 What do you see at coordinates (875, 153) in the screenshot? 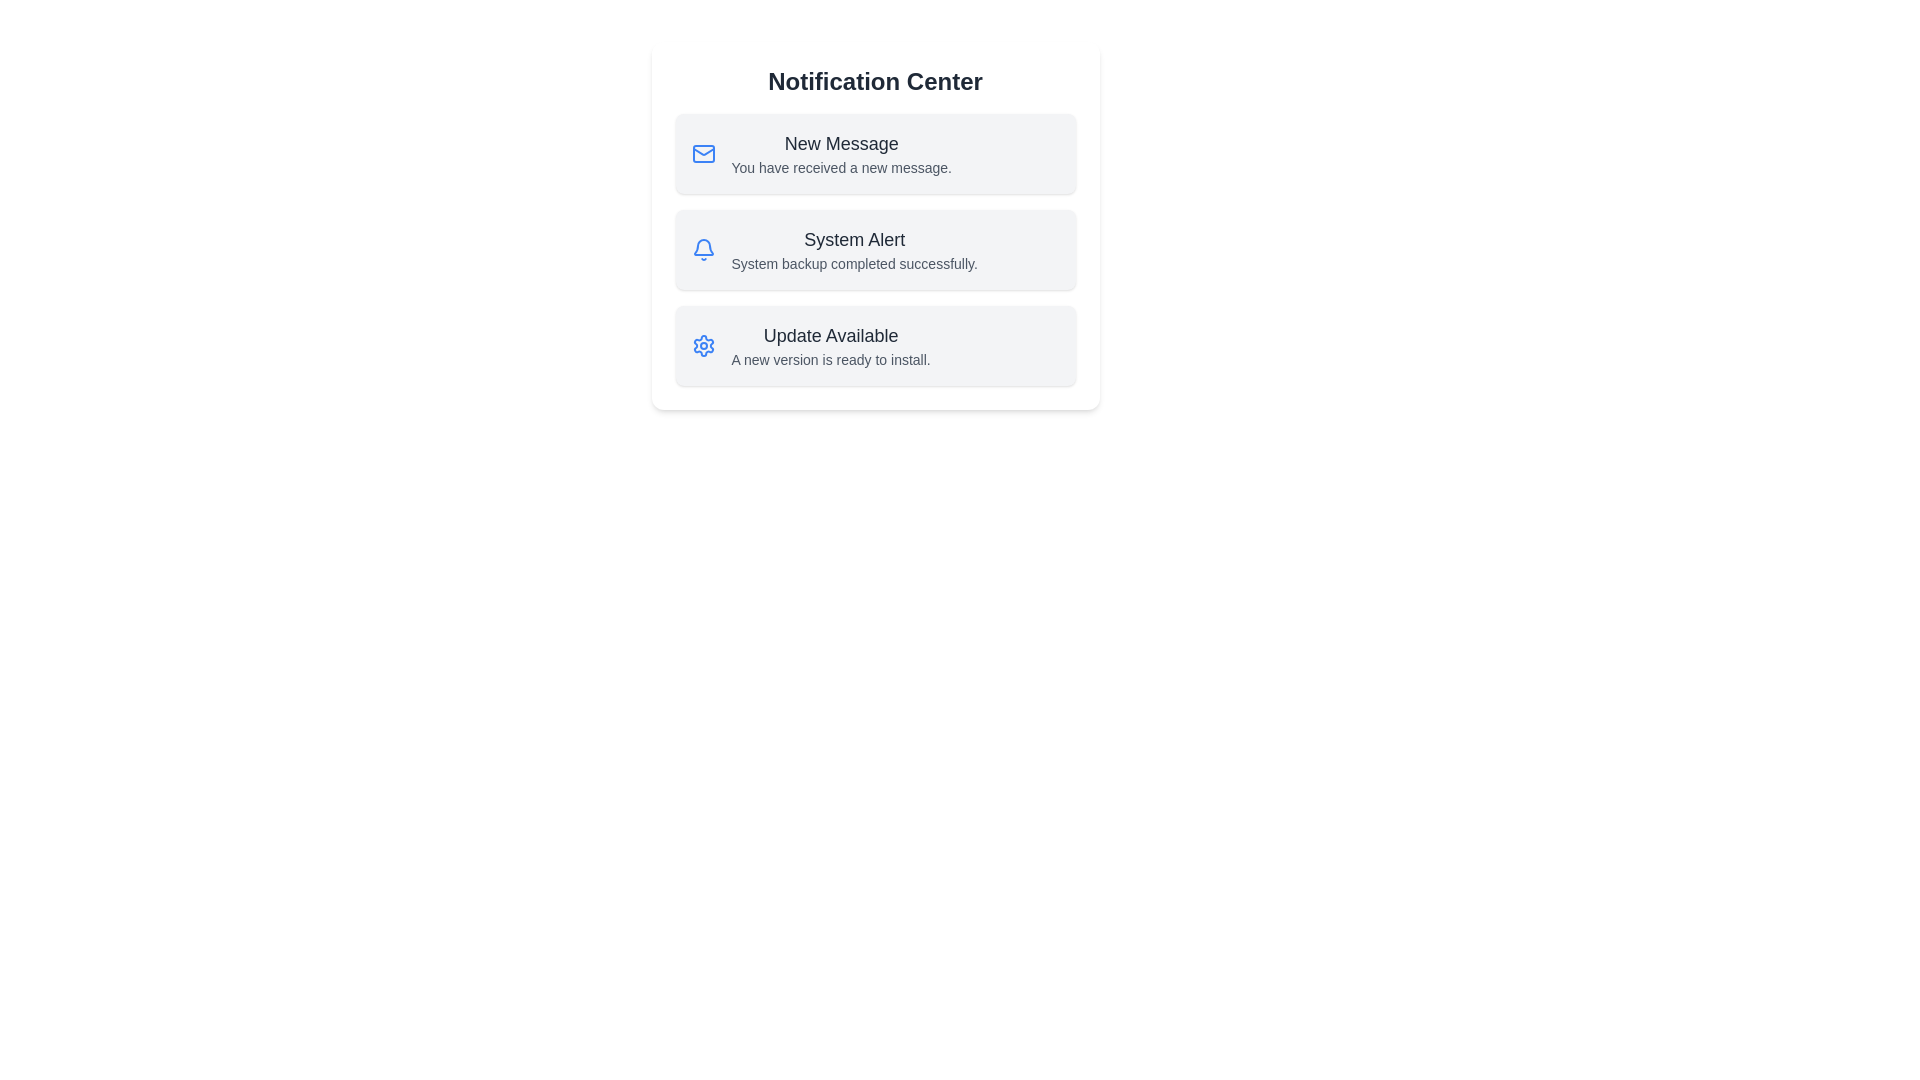
I see `the topmost notification card in the notification center panel that informs the user about a new message` at bounding box center [875, 153].